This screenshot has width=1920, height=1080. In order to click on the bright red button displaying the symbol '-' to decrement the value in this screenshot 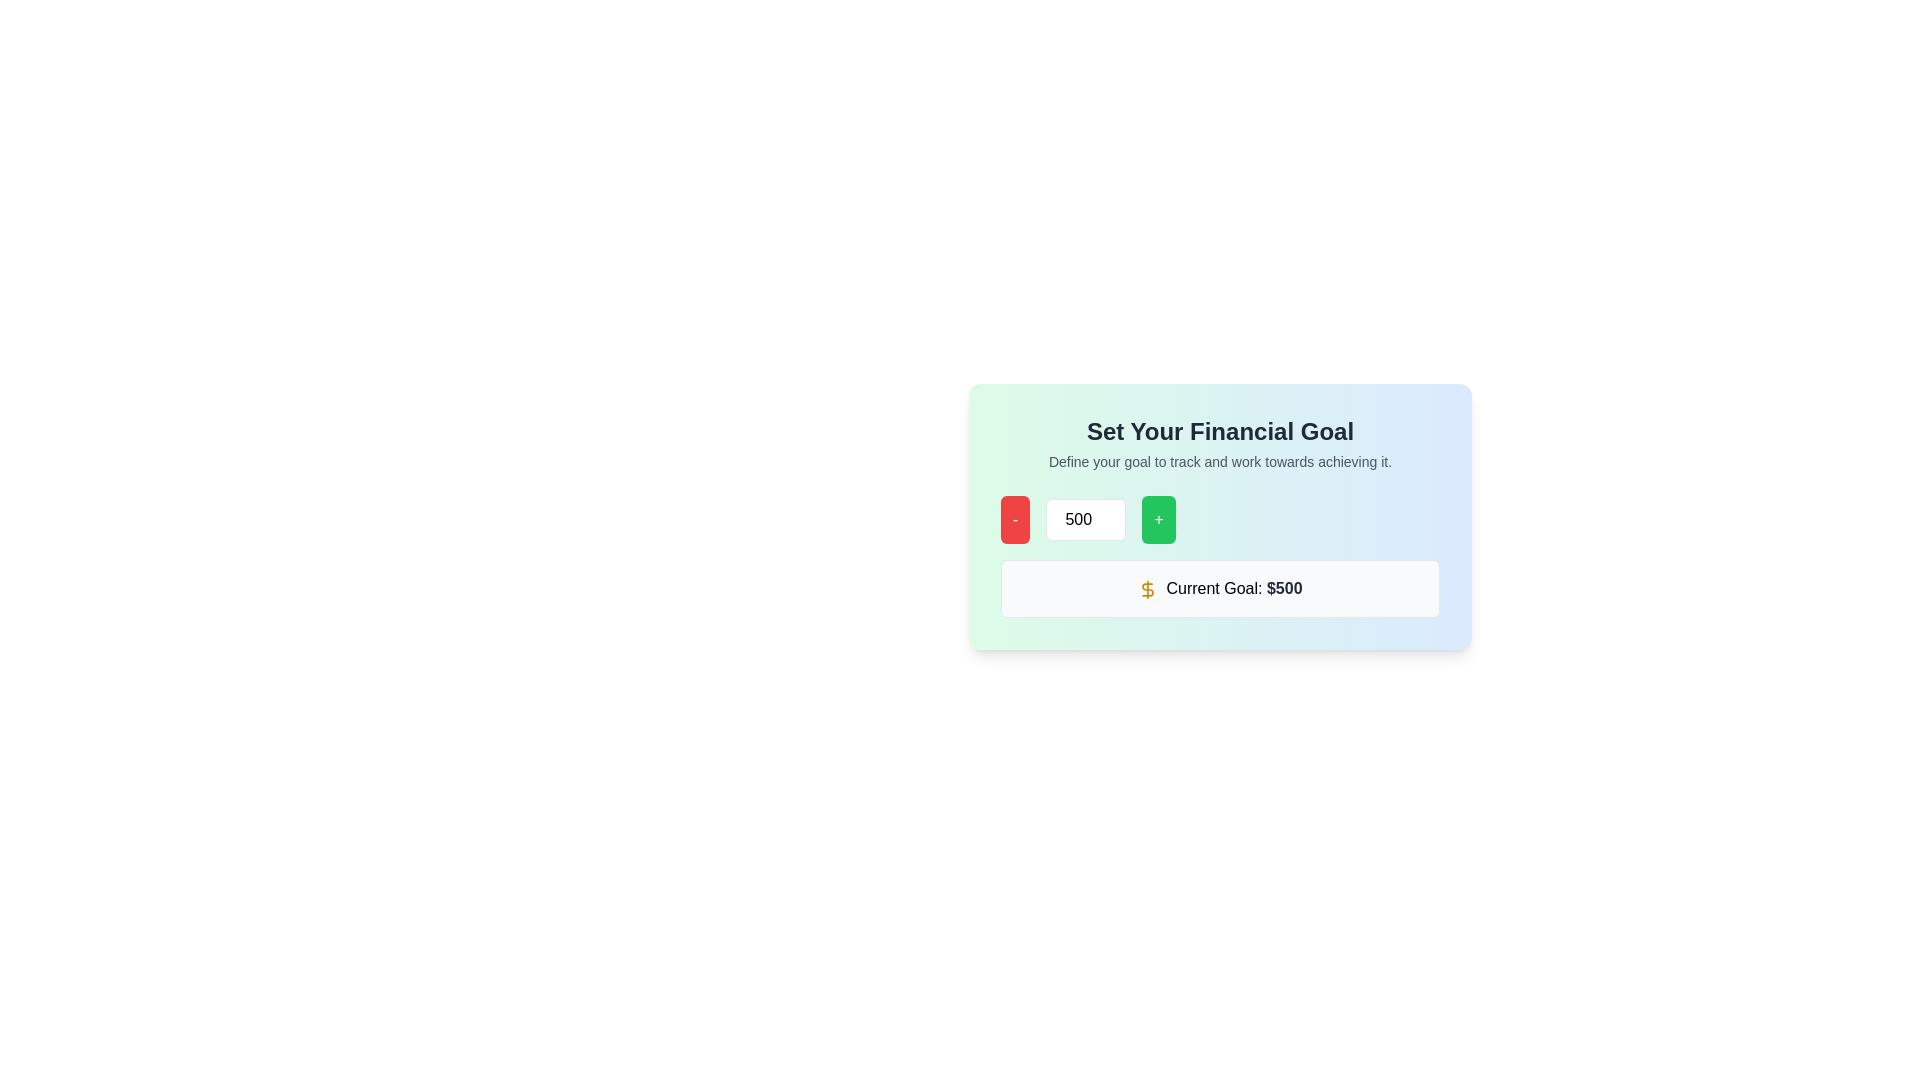, I will do `click(1015, 519)`.